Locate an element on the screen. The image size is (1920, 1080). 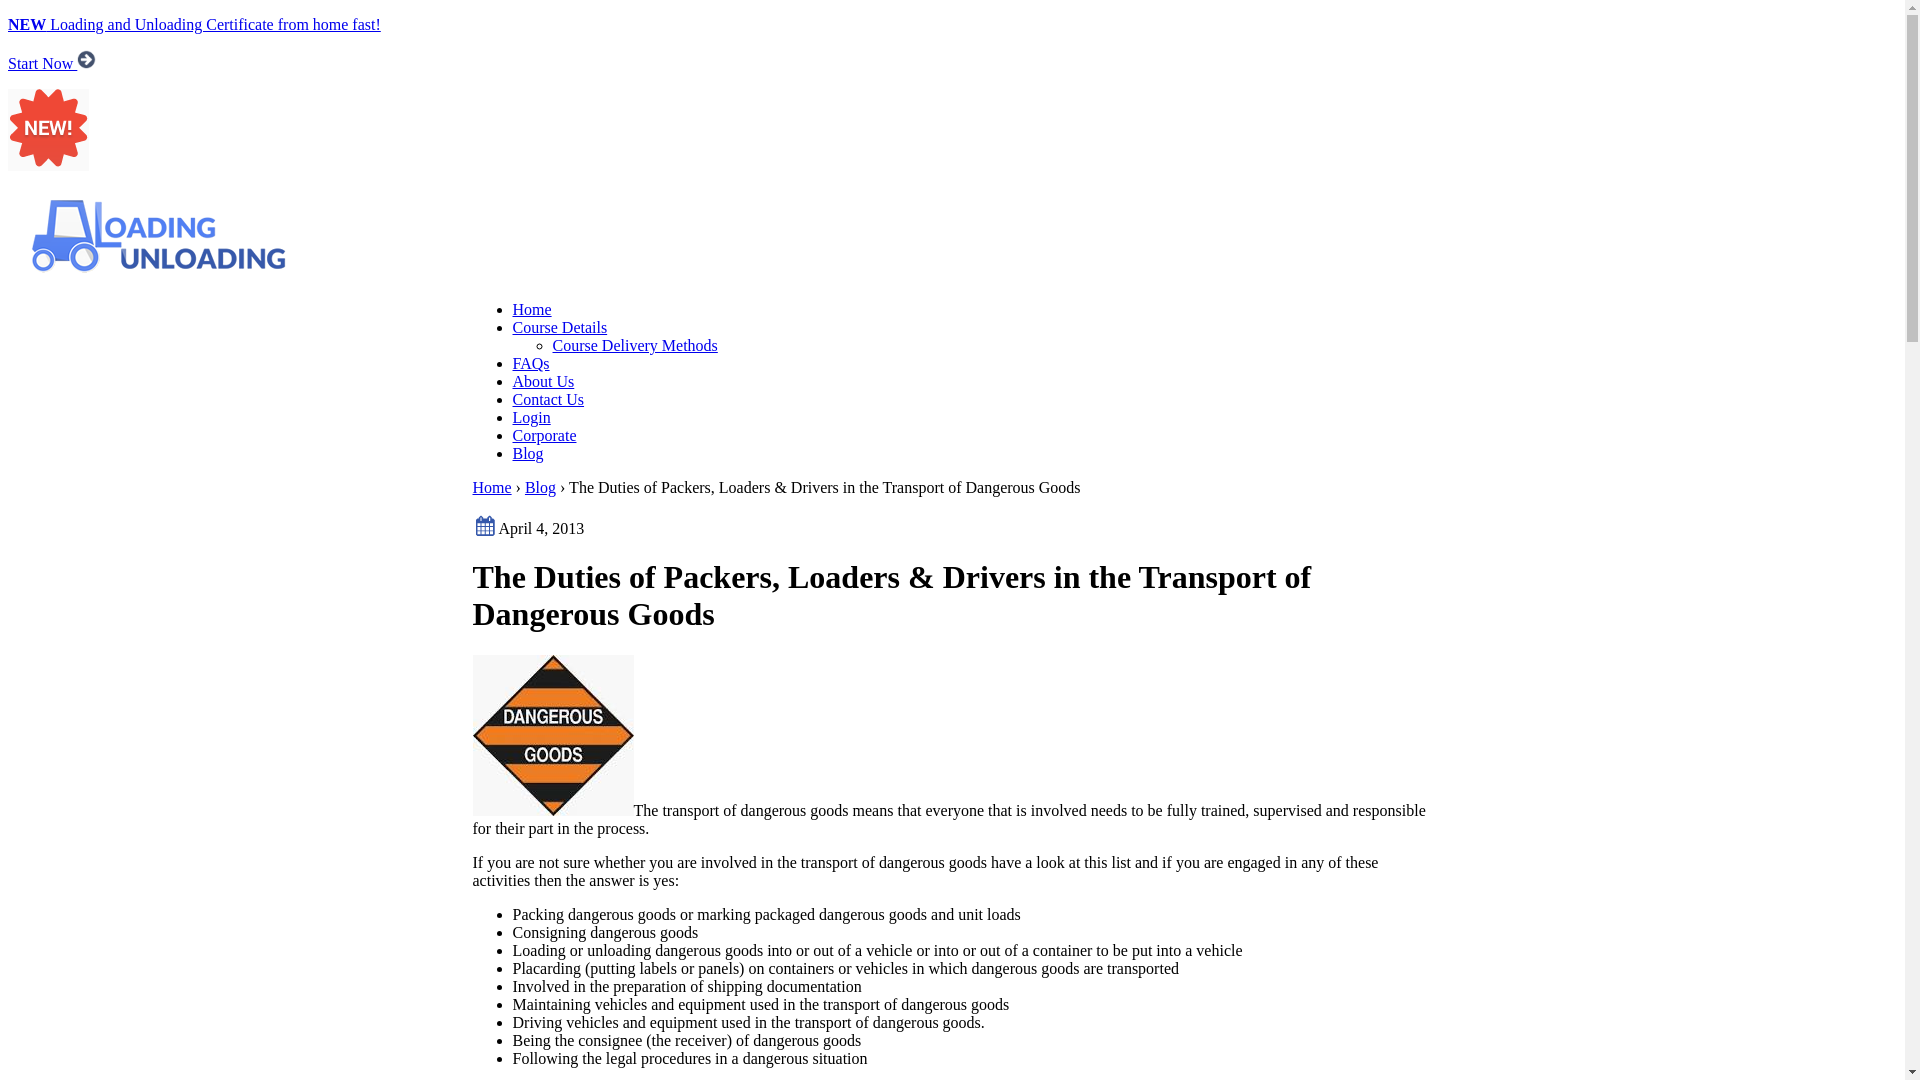
'Home' is located at coordinates (491, 487).